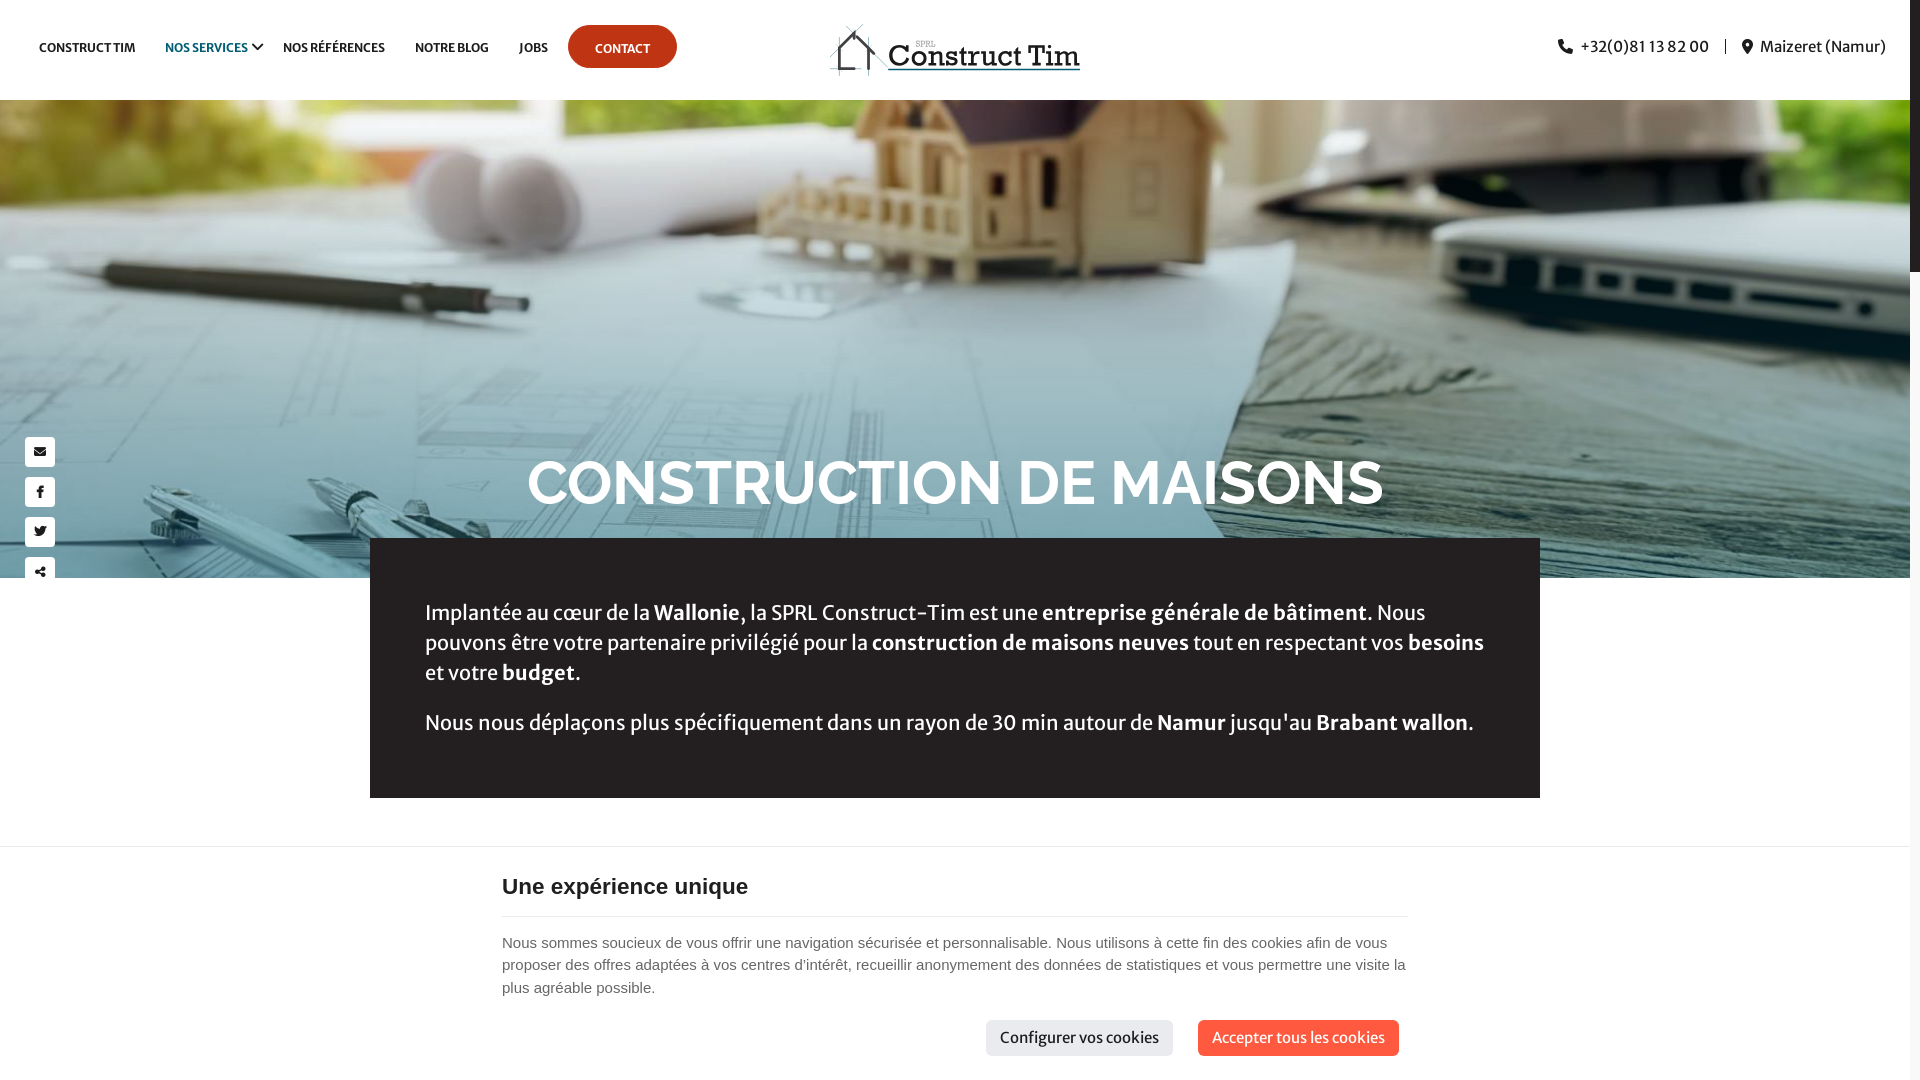  What do you see at coordinates (533, 46) in the screenshot?
I see `'JOBS'` at bounding box center [533, 46].